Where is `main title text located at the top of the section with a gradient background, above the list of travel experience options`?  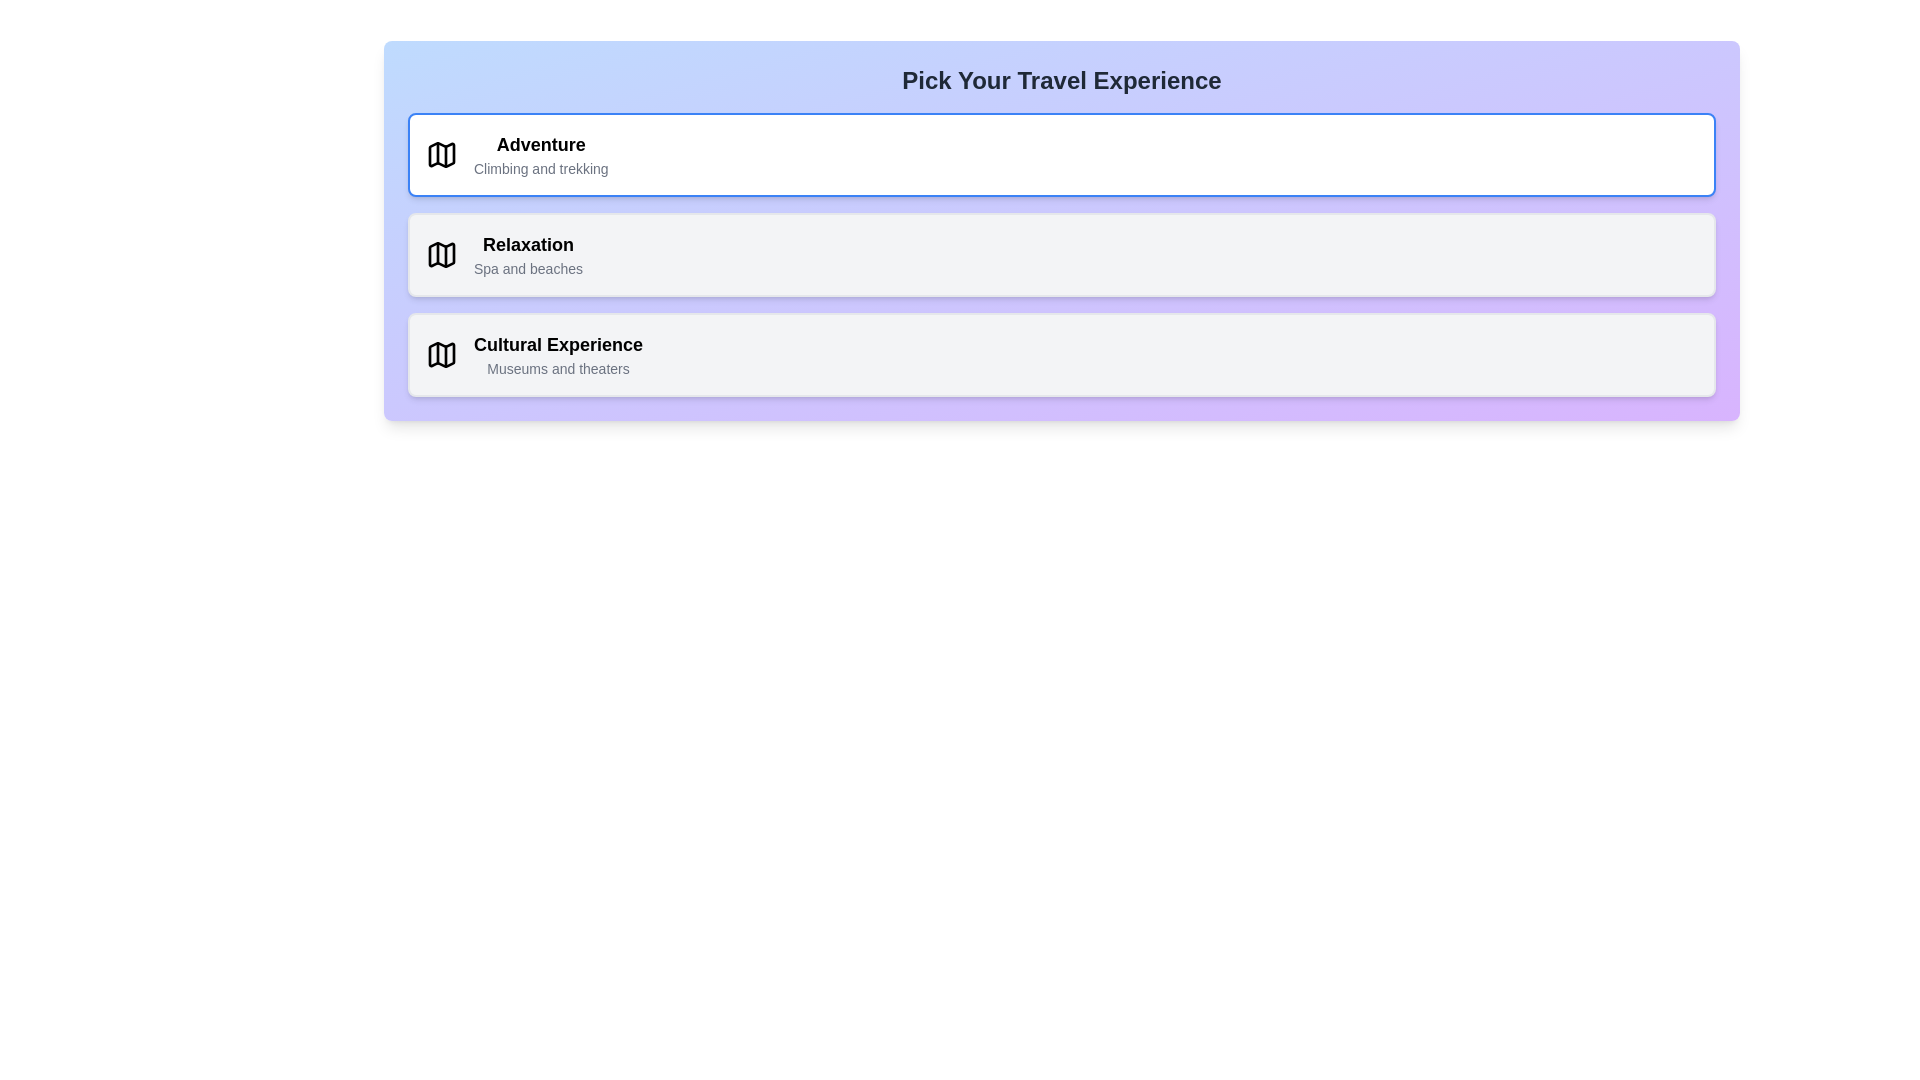 main title text located at the top of the section with a gradient background, above the list of travel experience options is located at coordinates (1060, 80).